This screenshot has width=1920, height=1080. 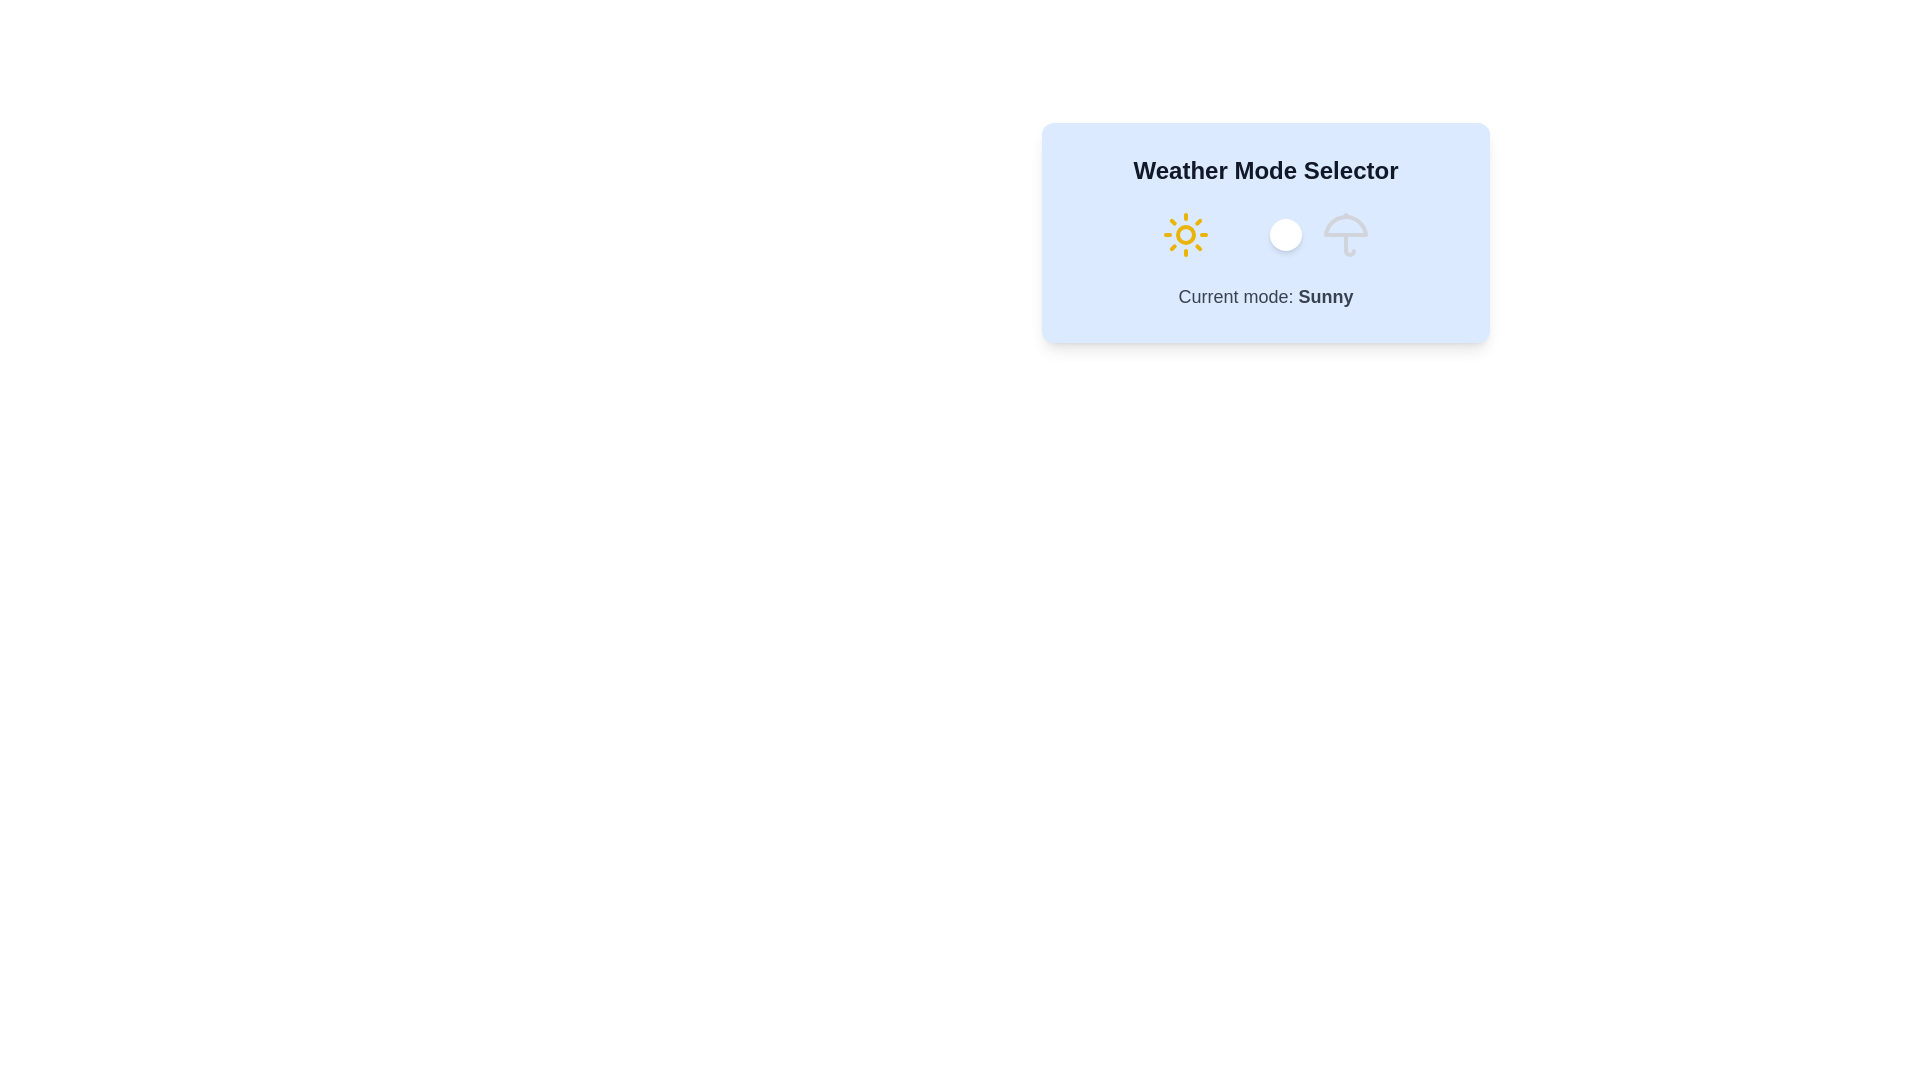 What do you see at coordinates (1185, 234) in the screenshot?
I see `the small filled circle at the center of the yellow sun icon in the Weather Mode Selector component` at bounding box center [1185, 234].